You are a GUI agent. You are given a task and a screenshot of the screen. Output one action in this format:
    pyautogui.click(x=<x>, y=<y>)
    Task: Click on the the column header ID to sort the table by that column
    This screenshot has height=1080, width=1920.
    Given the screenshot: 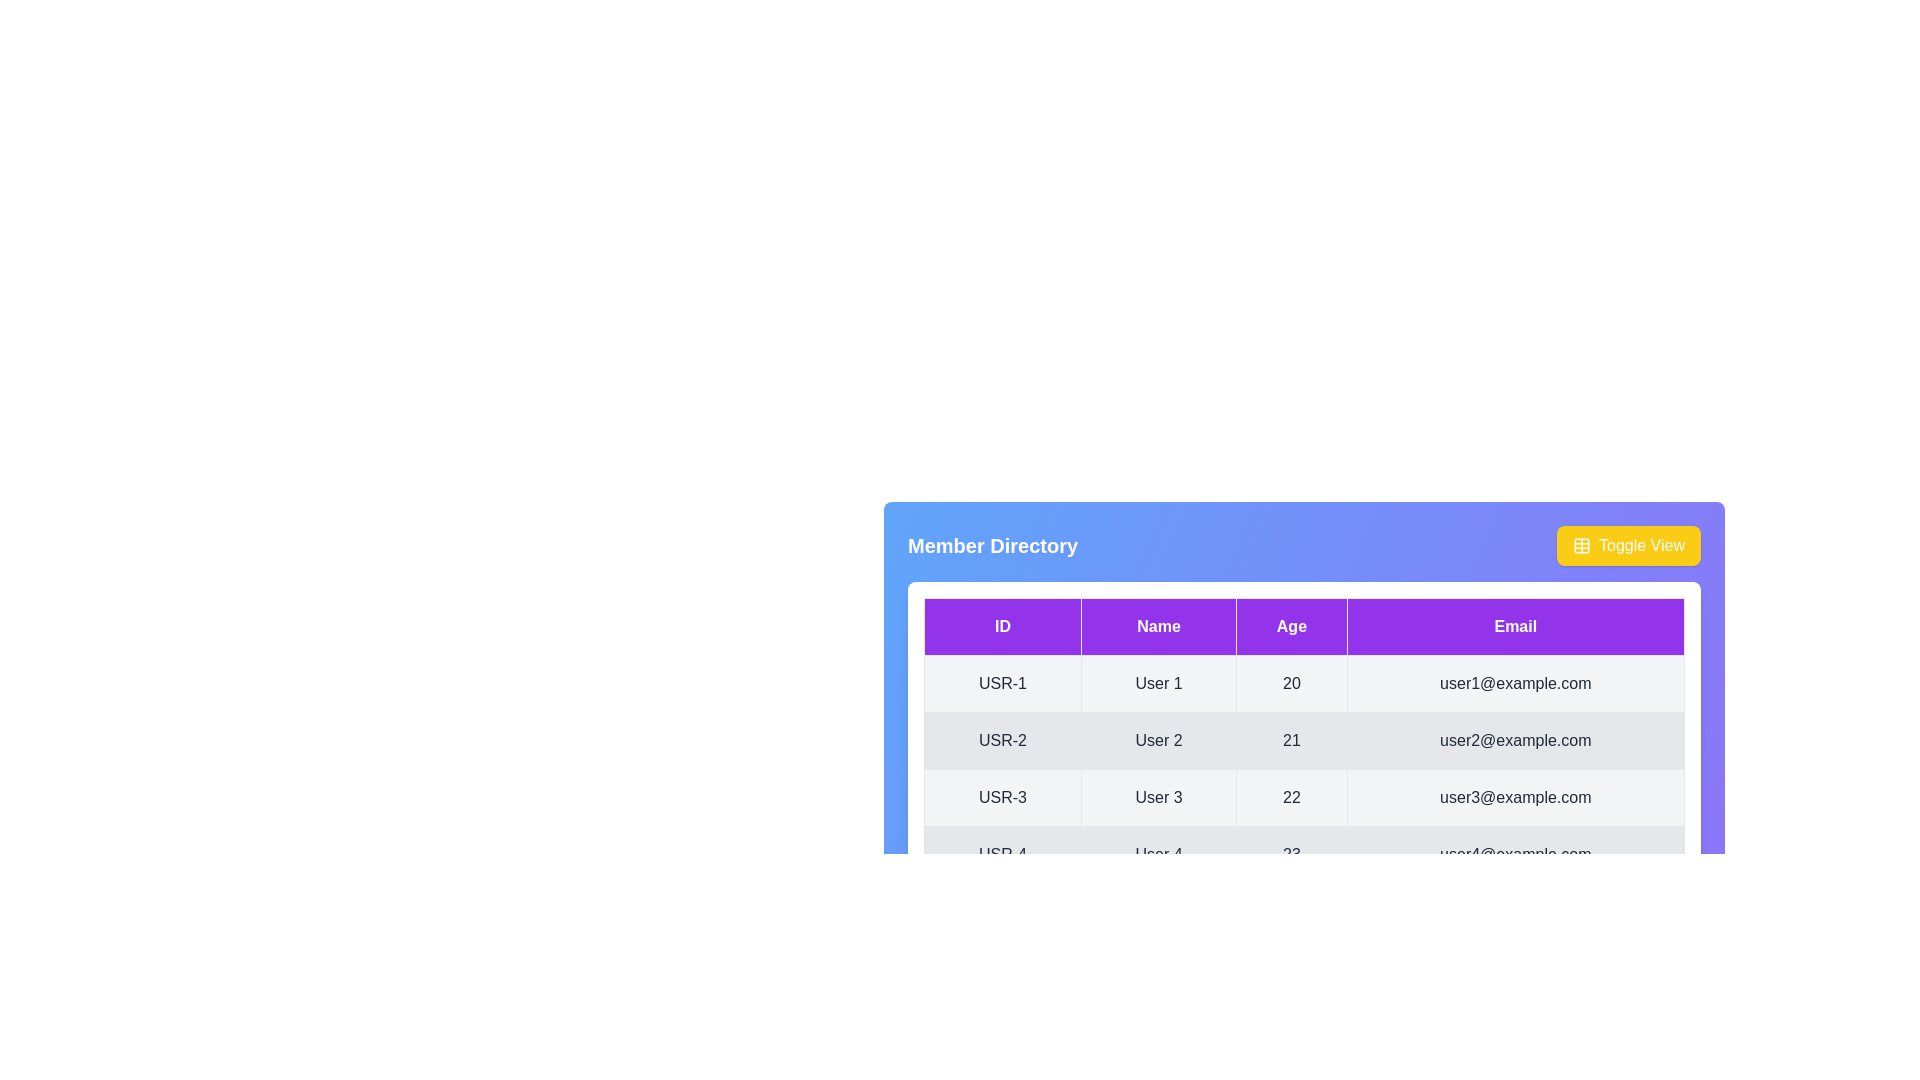 What is the action you would take?
    pyautogui.click(x=1003, y=626)
    